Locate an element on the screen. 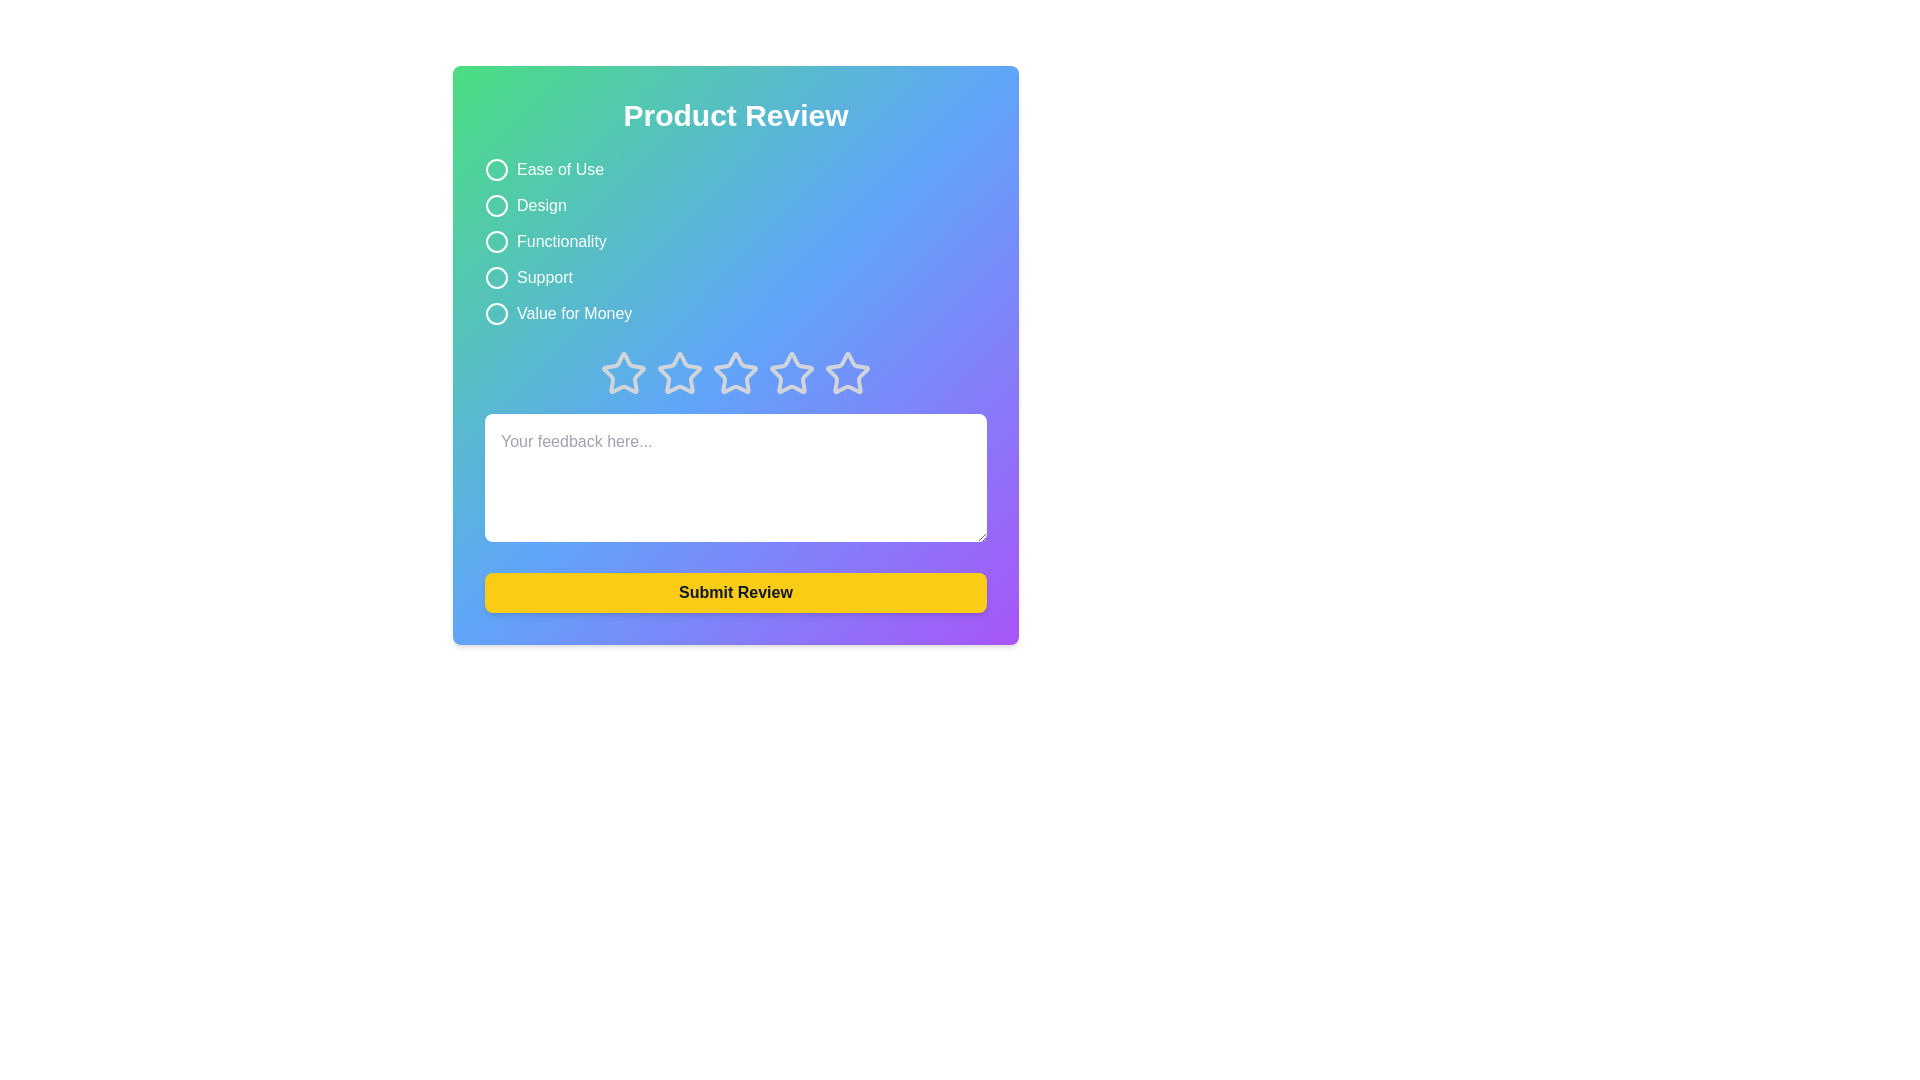 Image resolution: width=1920 pixels, height=1080 pixels. the star corresponding to 2 stars to preview the rating is located at coordinates (680, 374).